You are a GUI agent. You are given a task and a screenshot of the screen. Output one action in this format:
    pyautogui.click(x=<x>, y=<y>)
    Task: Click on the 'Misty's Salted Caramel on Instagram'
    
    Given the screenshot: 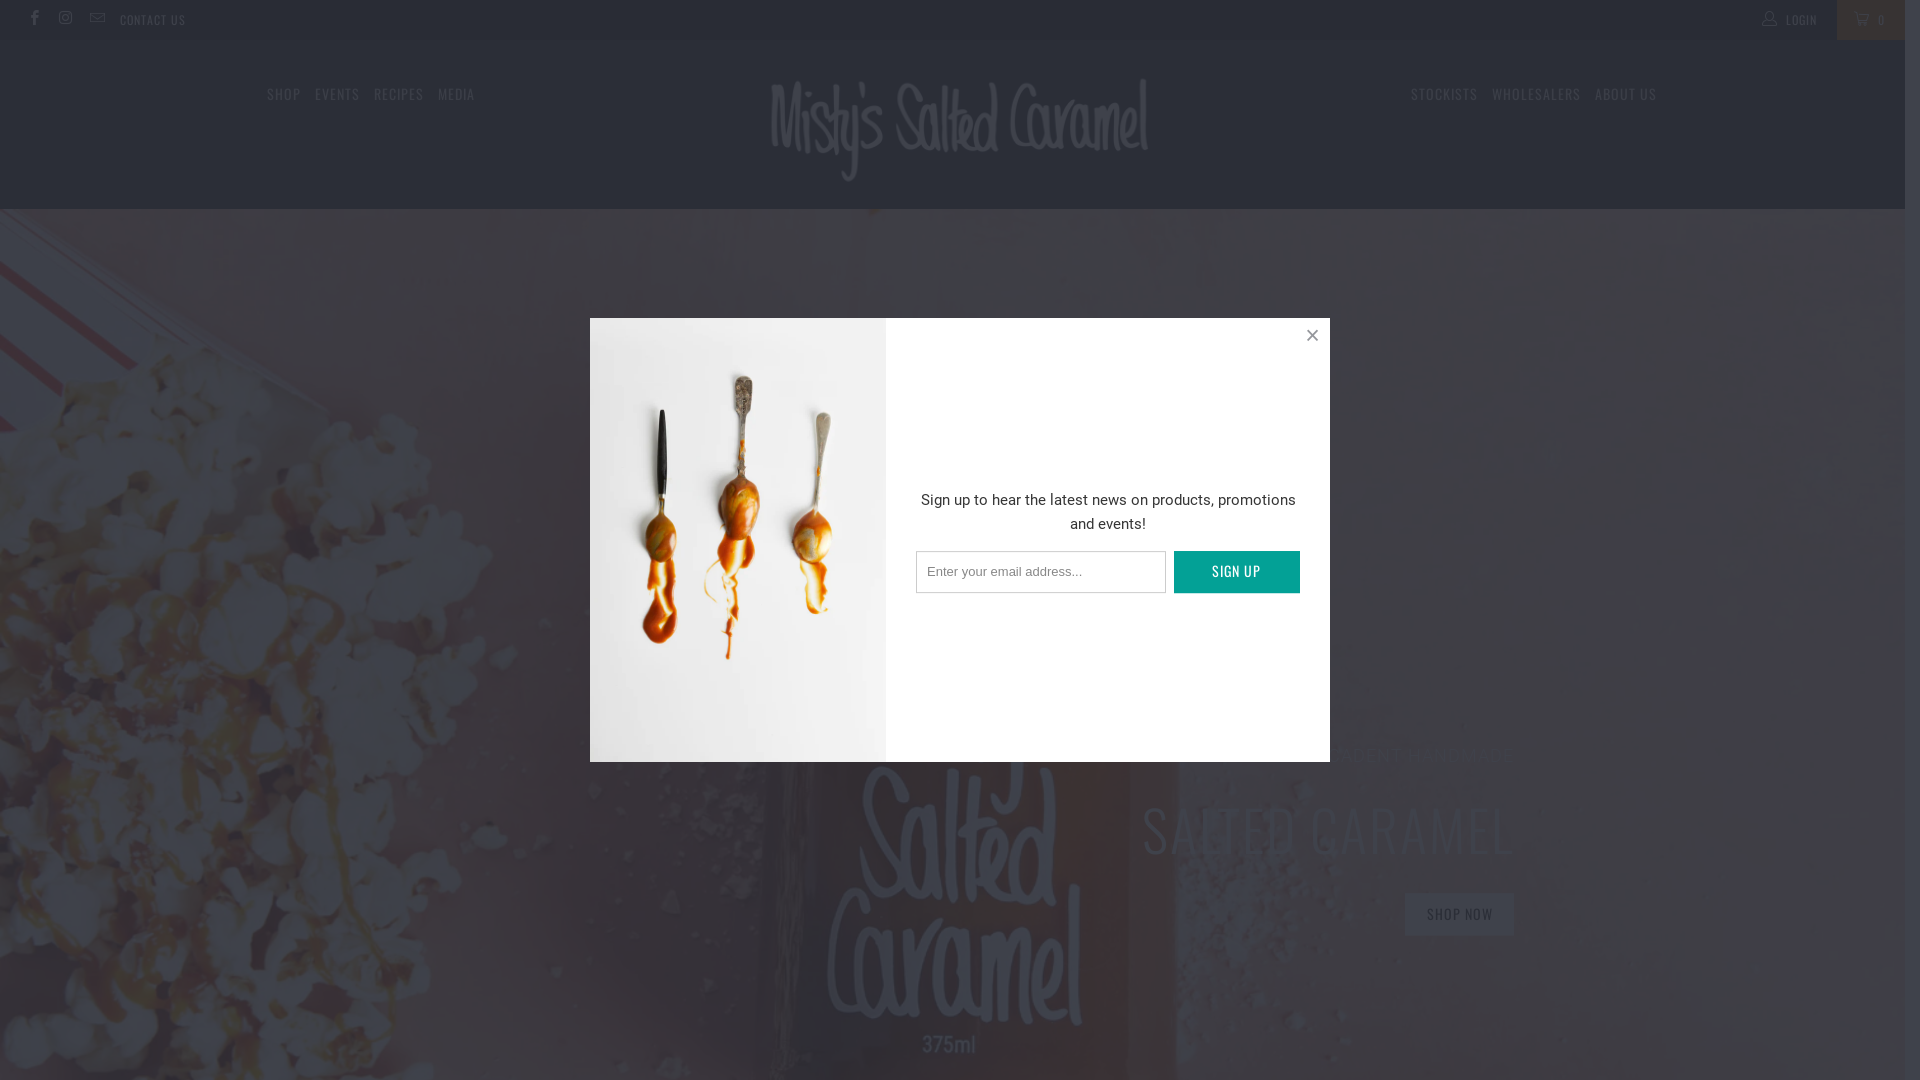 What is the action you would take?
    pyautogui.click(x=64, y=19)
    